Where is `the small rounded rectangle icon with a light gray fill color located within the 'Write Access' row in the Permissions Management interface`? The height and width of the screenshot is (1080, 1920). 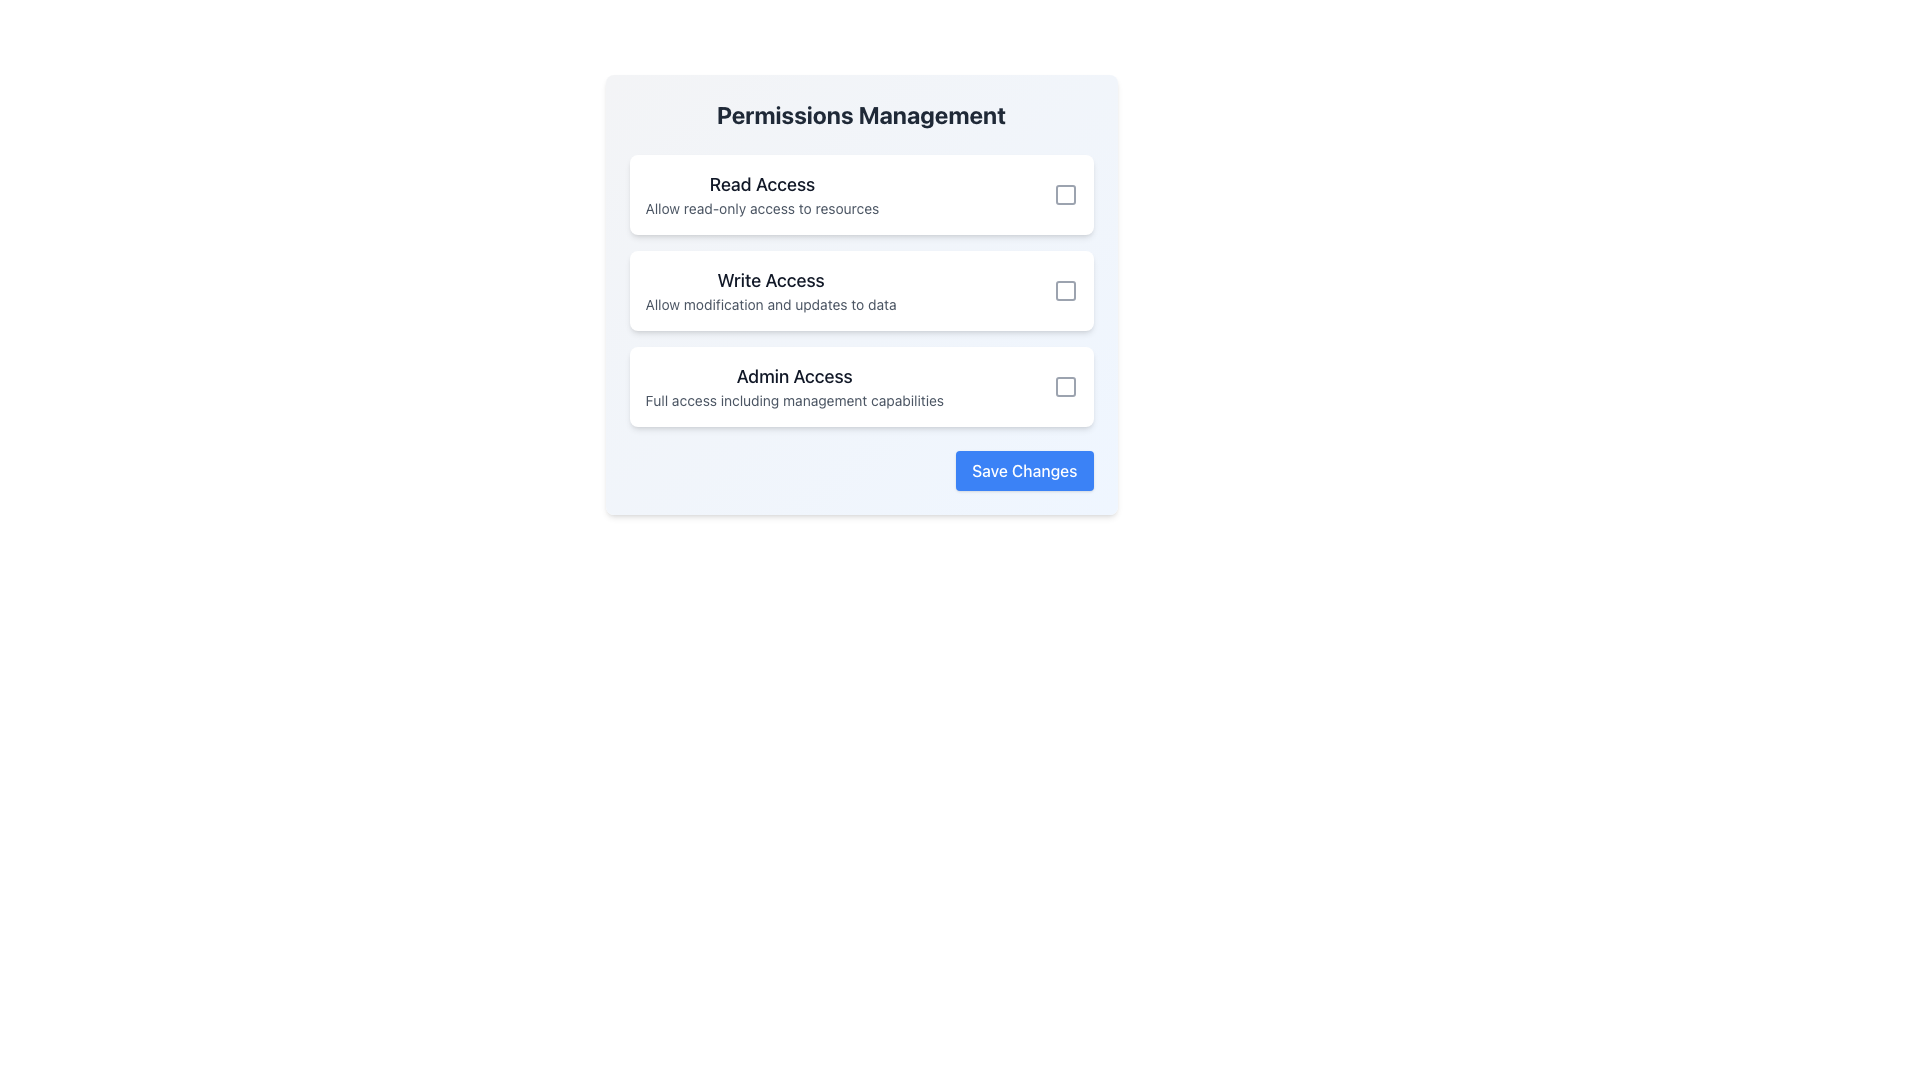 the small rounded rectangle icon with a light gray fill color located within the 'Write Access' row in the Permissions Management interface is located at coordinates (1064, 290).